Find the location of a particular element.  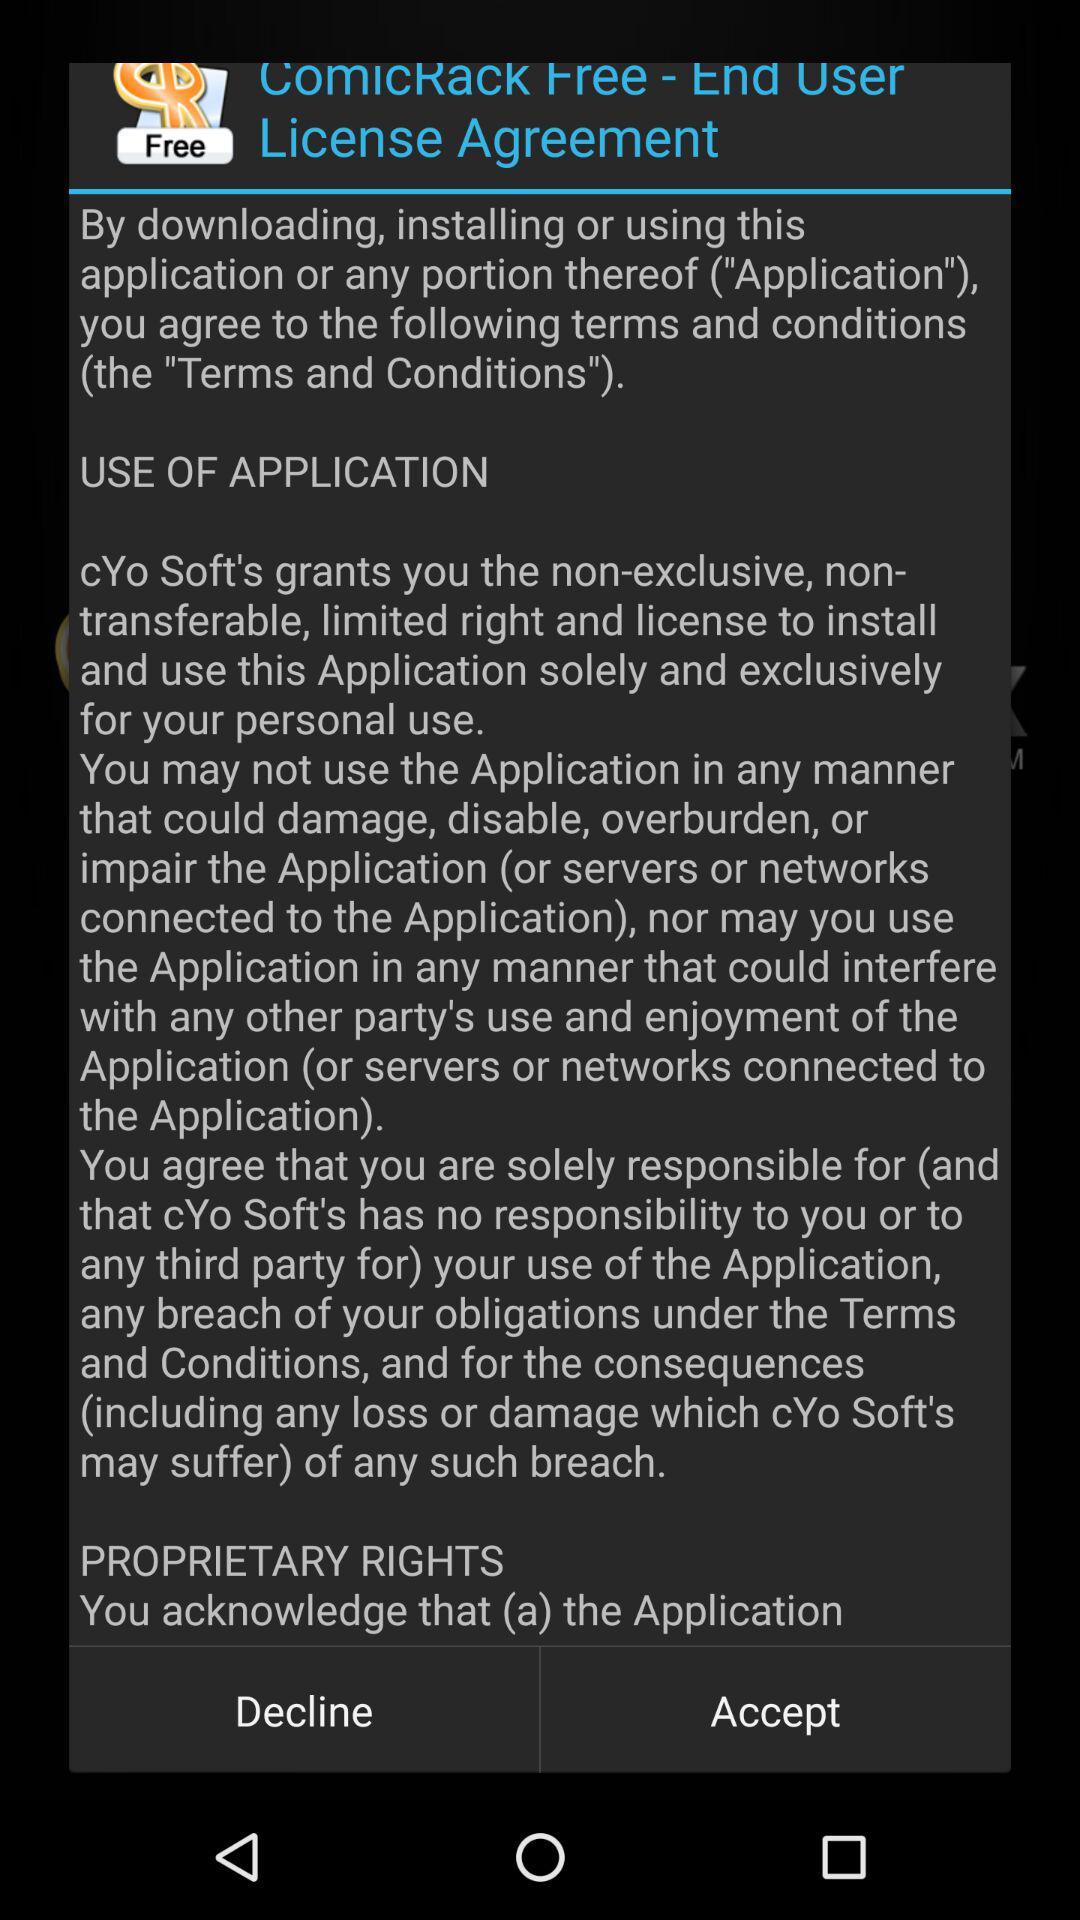

the decline button is located at coordinates (304, 1708).